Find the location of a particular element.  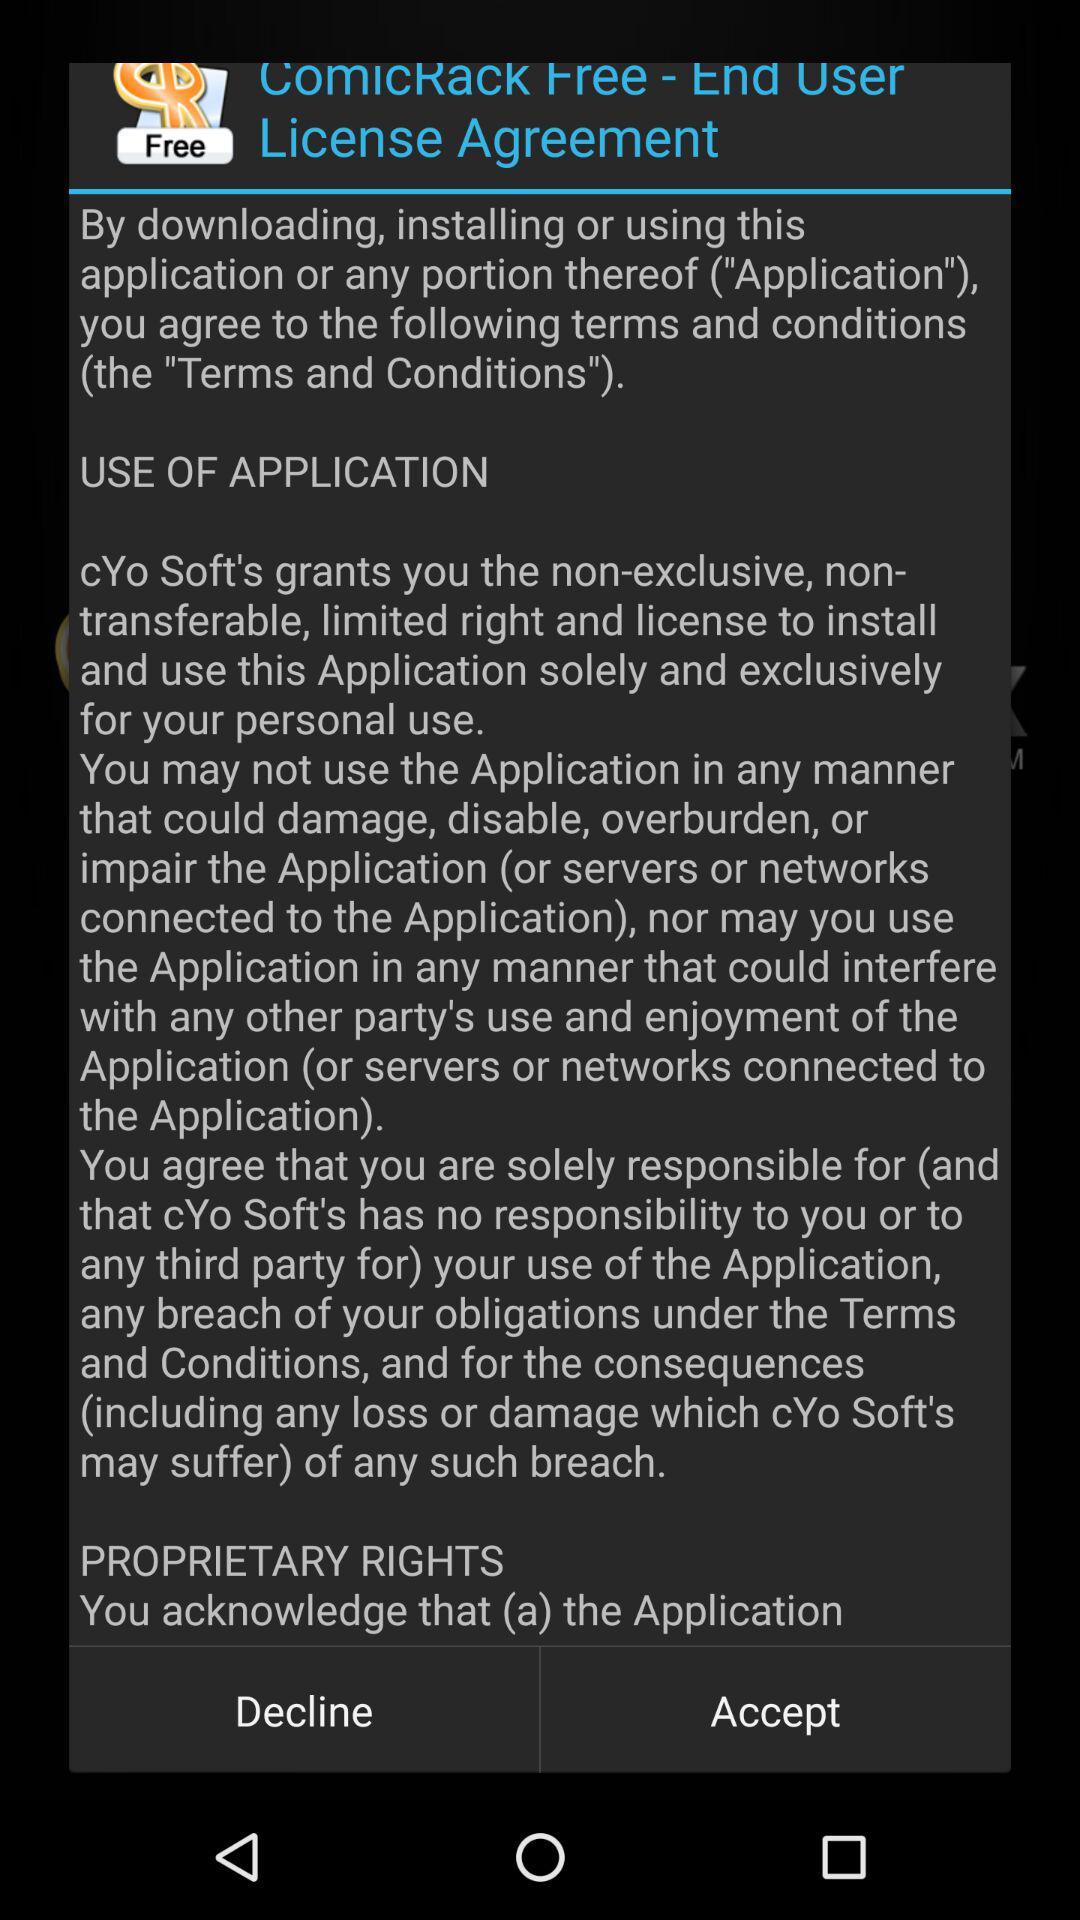

the decline button is located at coordinates (304, 1708).